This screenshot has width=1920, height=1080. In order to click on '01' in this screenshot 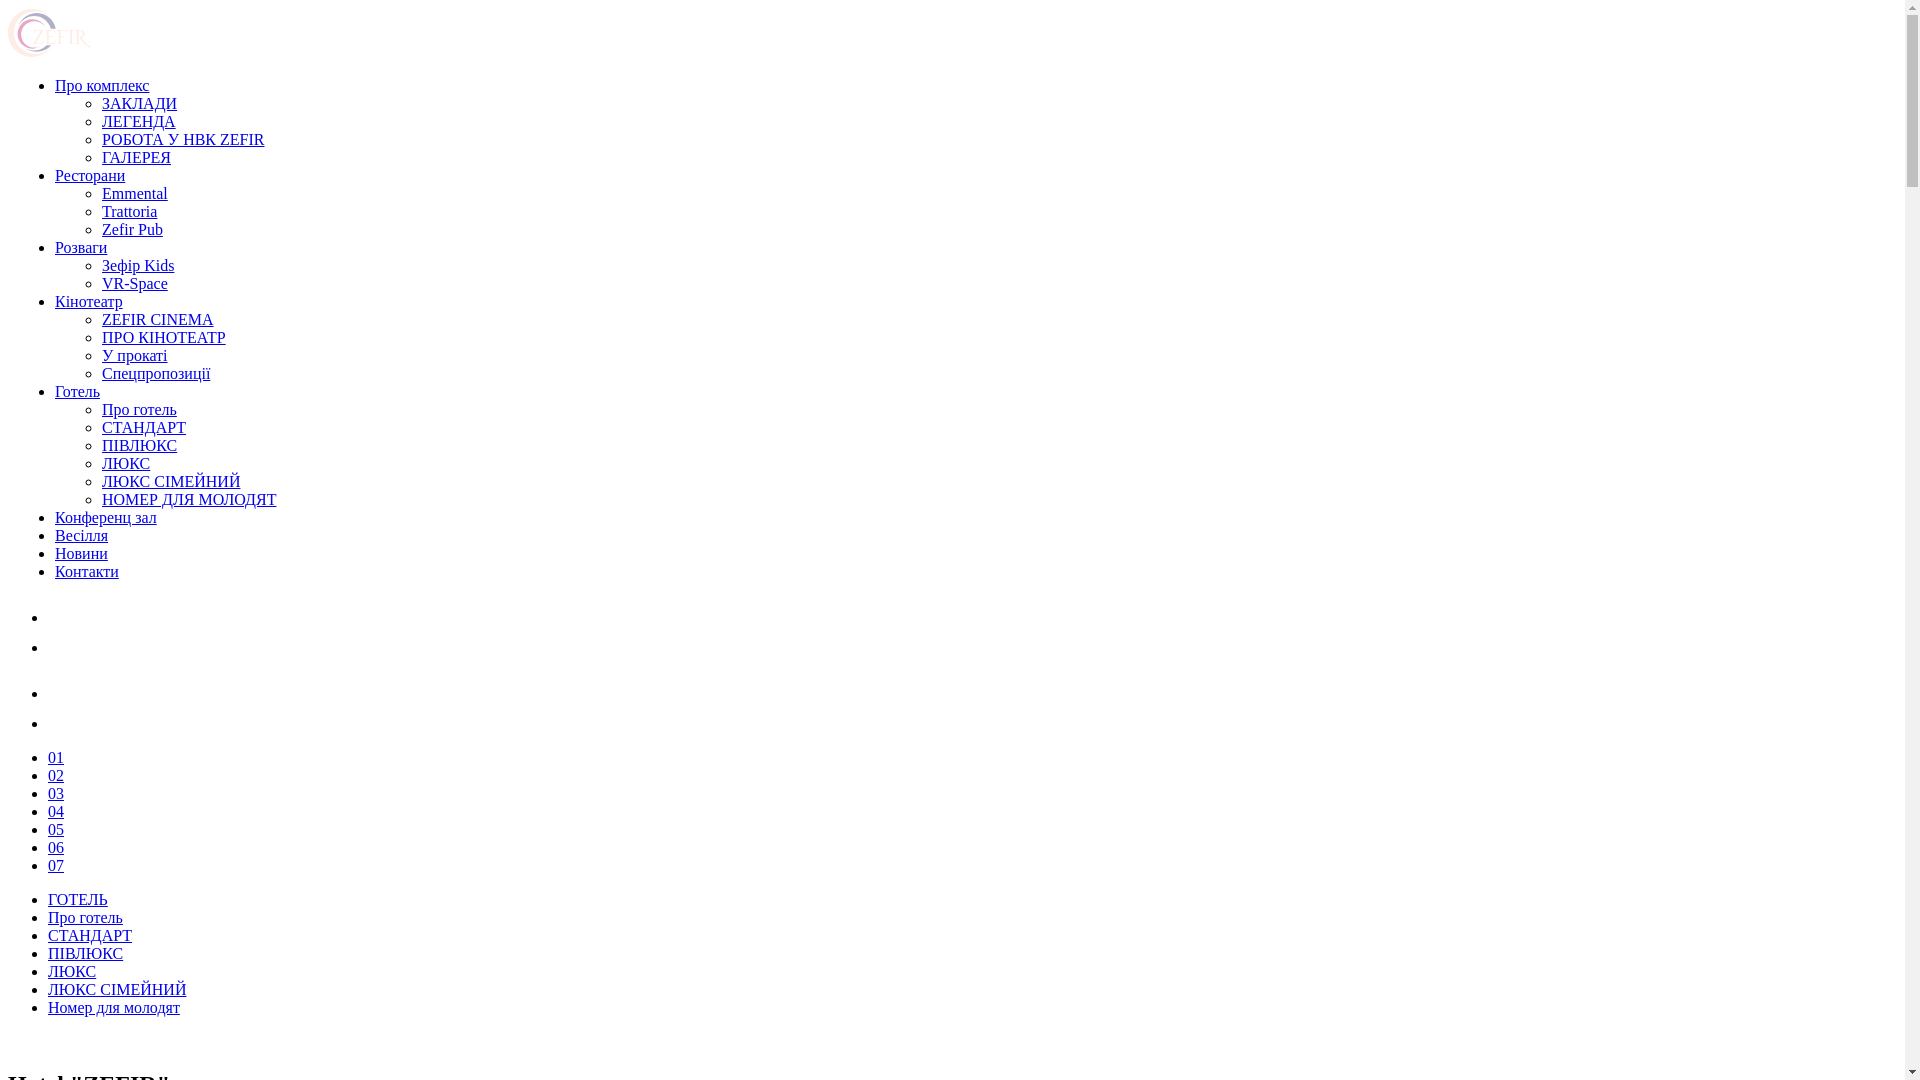, I will do `click(56, 757)`.